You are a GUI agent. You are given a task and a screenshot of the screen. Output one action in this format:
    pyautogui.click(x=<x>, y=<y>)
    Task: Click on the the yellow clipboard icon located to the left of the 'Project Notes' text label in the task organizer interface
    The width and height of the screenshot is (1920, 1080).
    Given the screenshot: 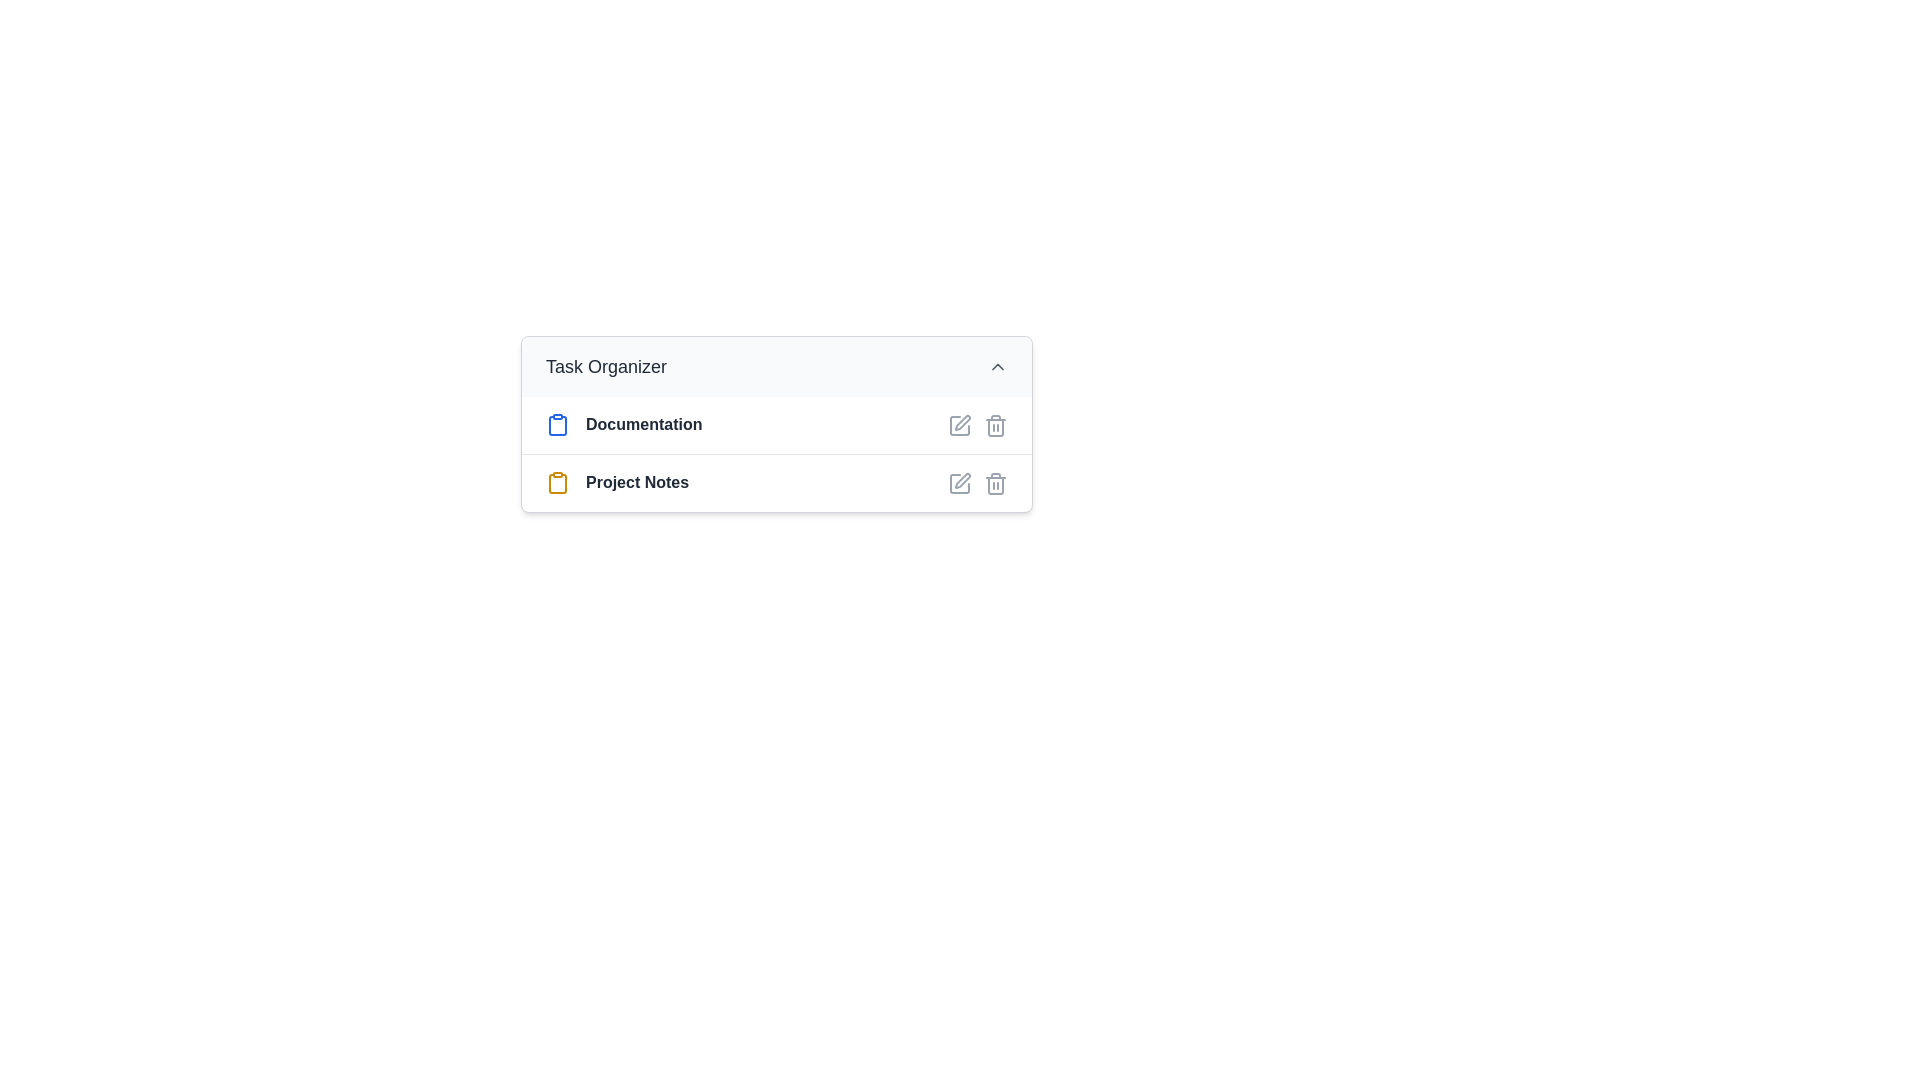 What is the action you would take?
    pyautogui.click(x=557, y=483)
    